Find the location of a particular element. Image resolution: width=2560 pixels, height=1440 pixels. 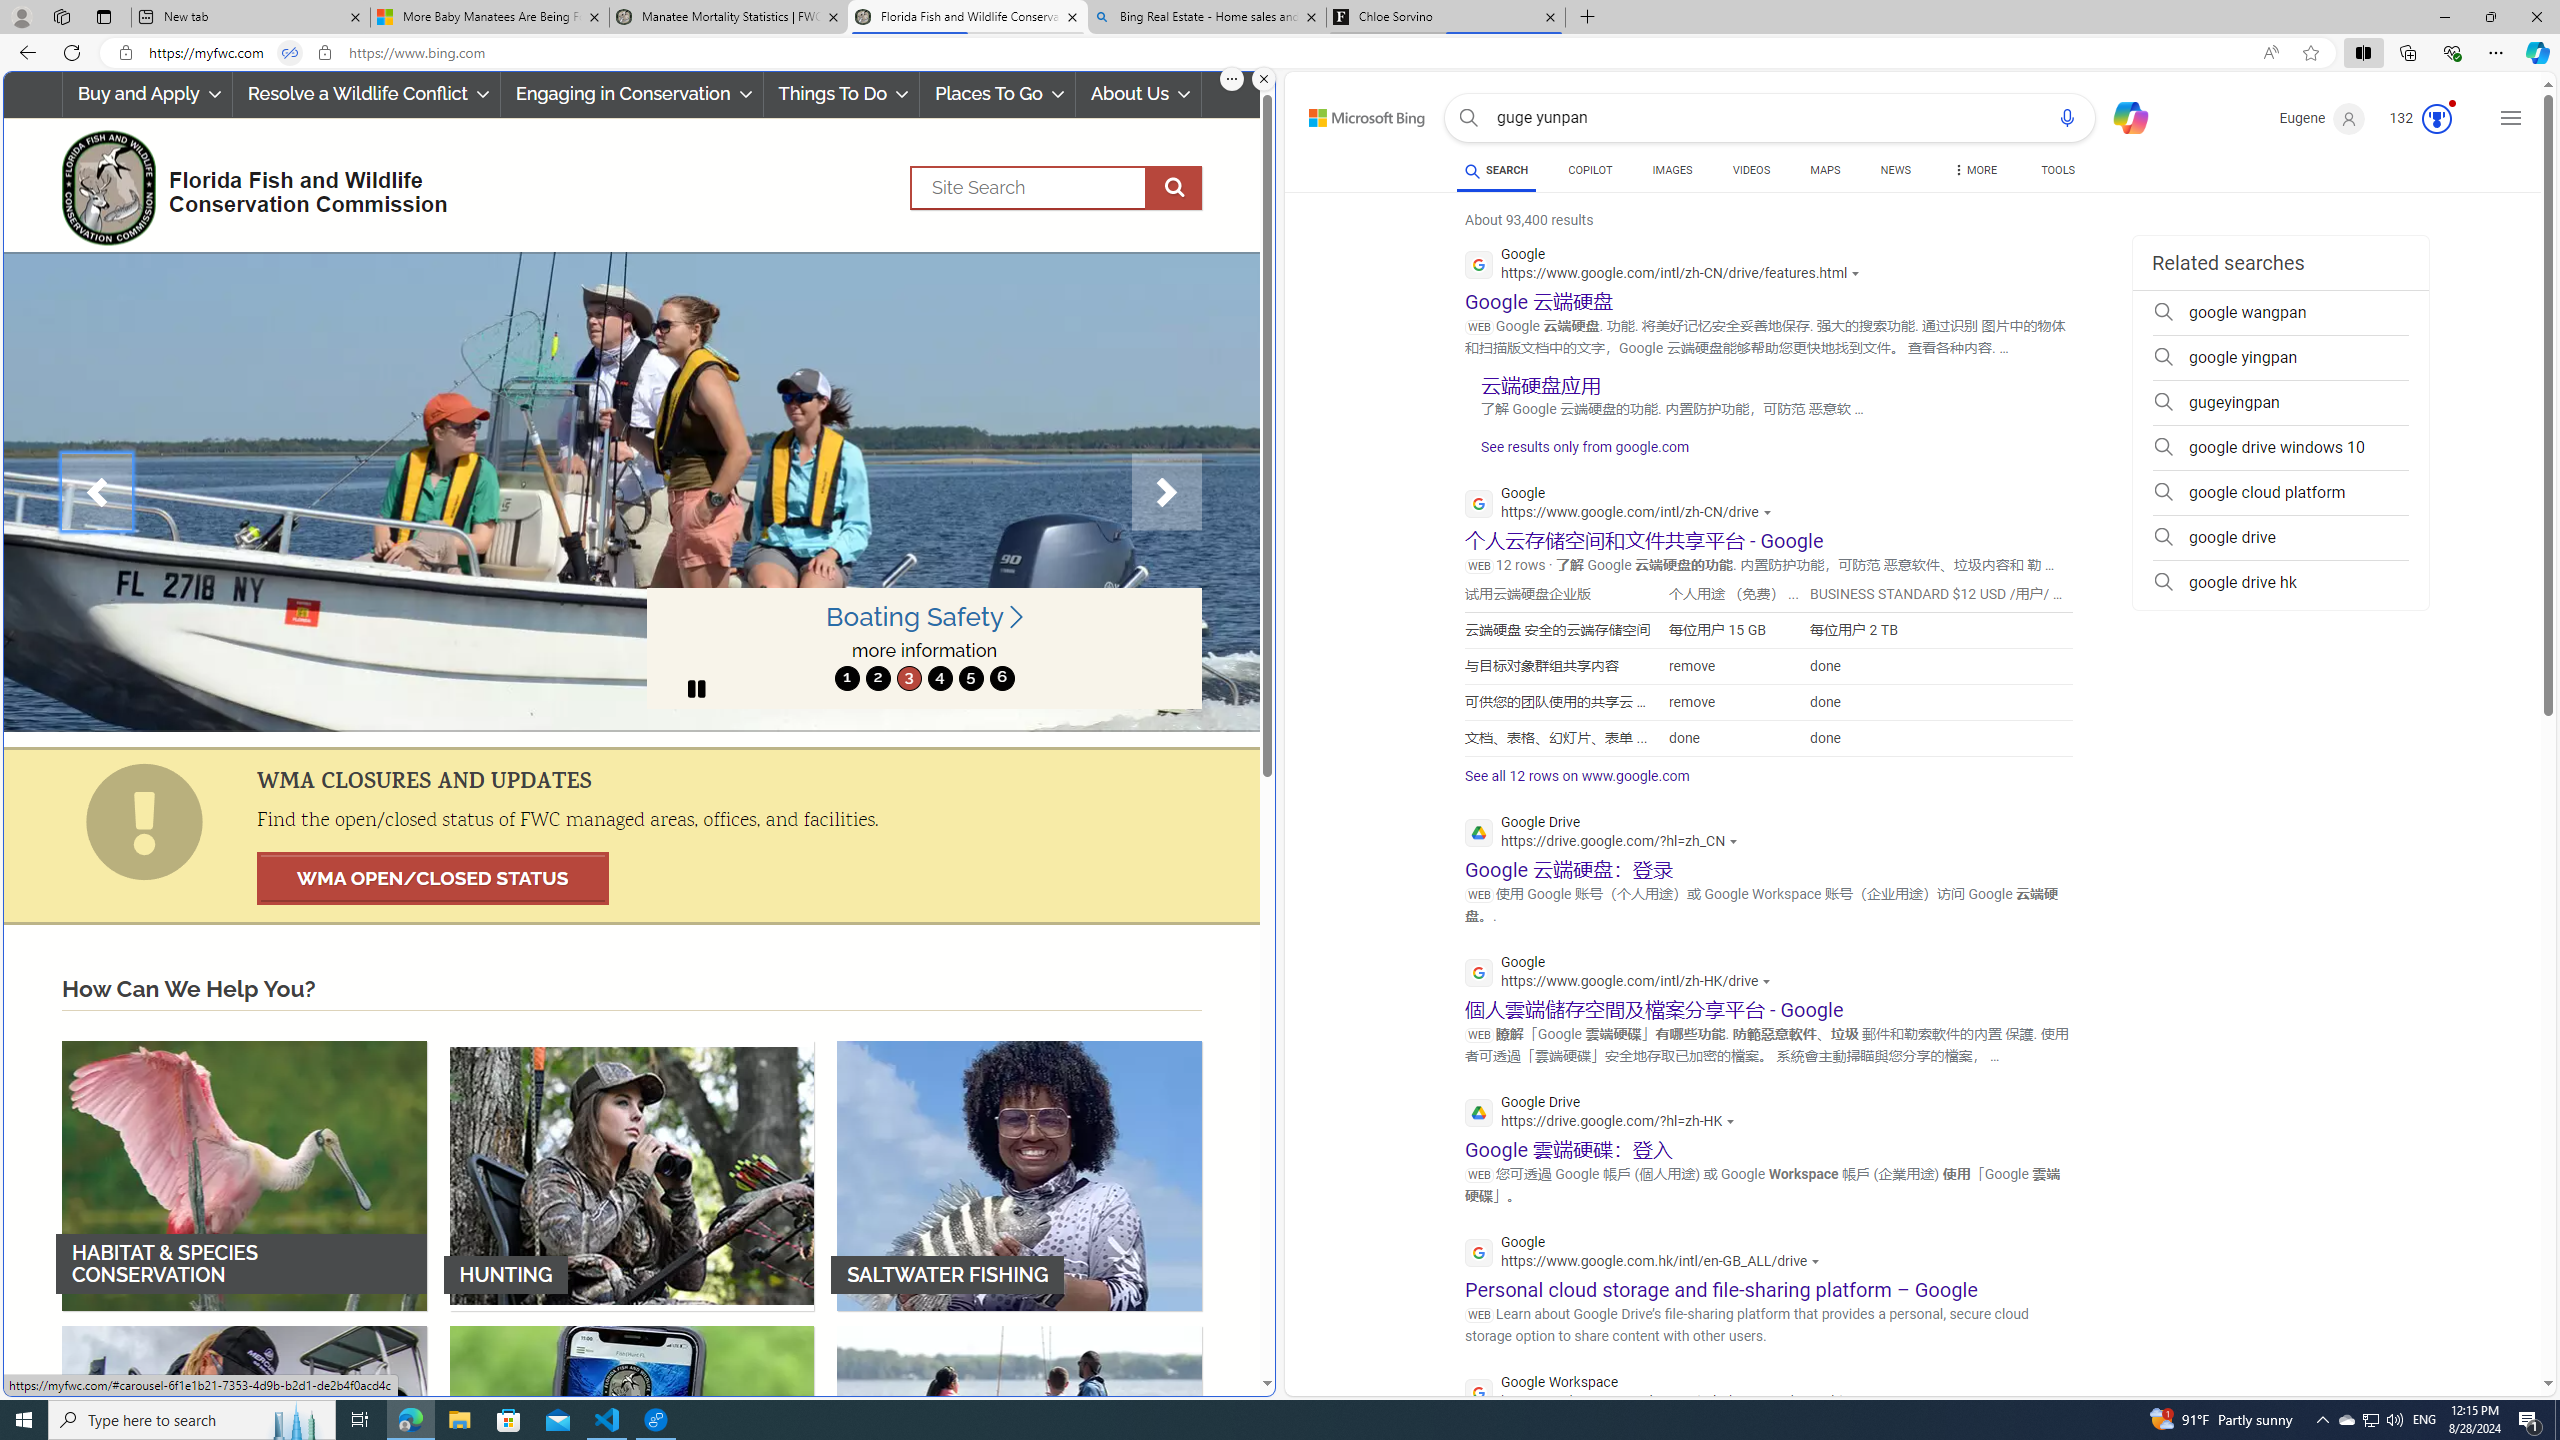

'New Tab' is located at coordinates (1587, 16).